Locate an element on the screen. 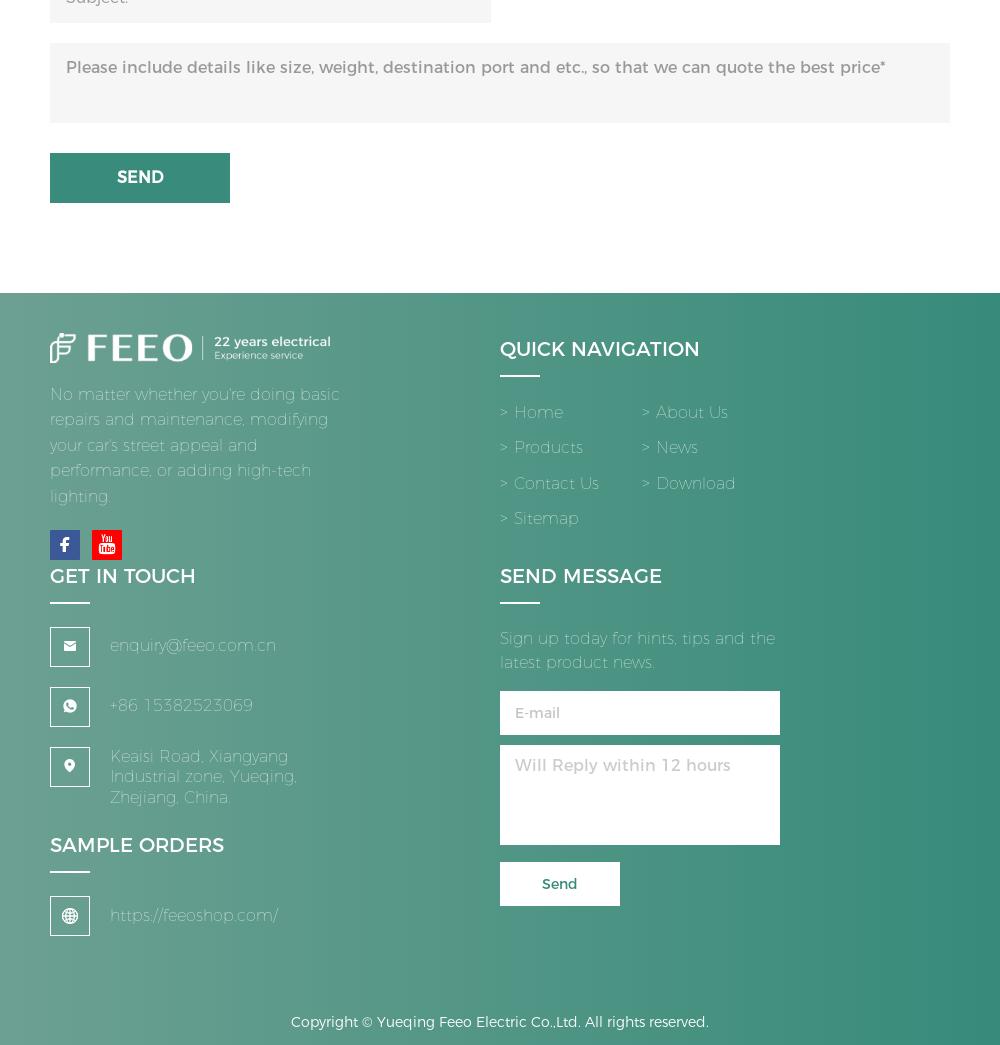 This screenshot has width=1000, height=1045. 'SAMPLE ORDERS' is located at coordinates (137, 852).